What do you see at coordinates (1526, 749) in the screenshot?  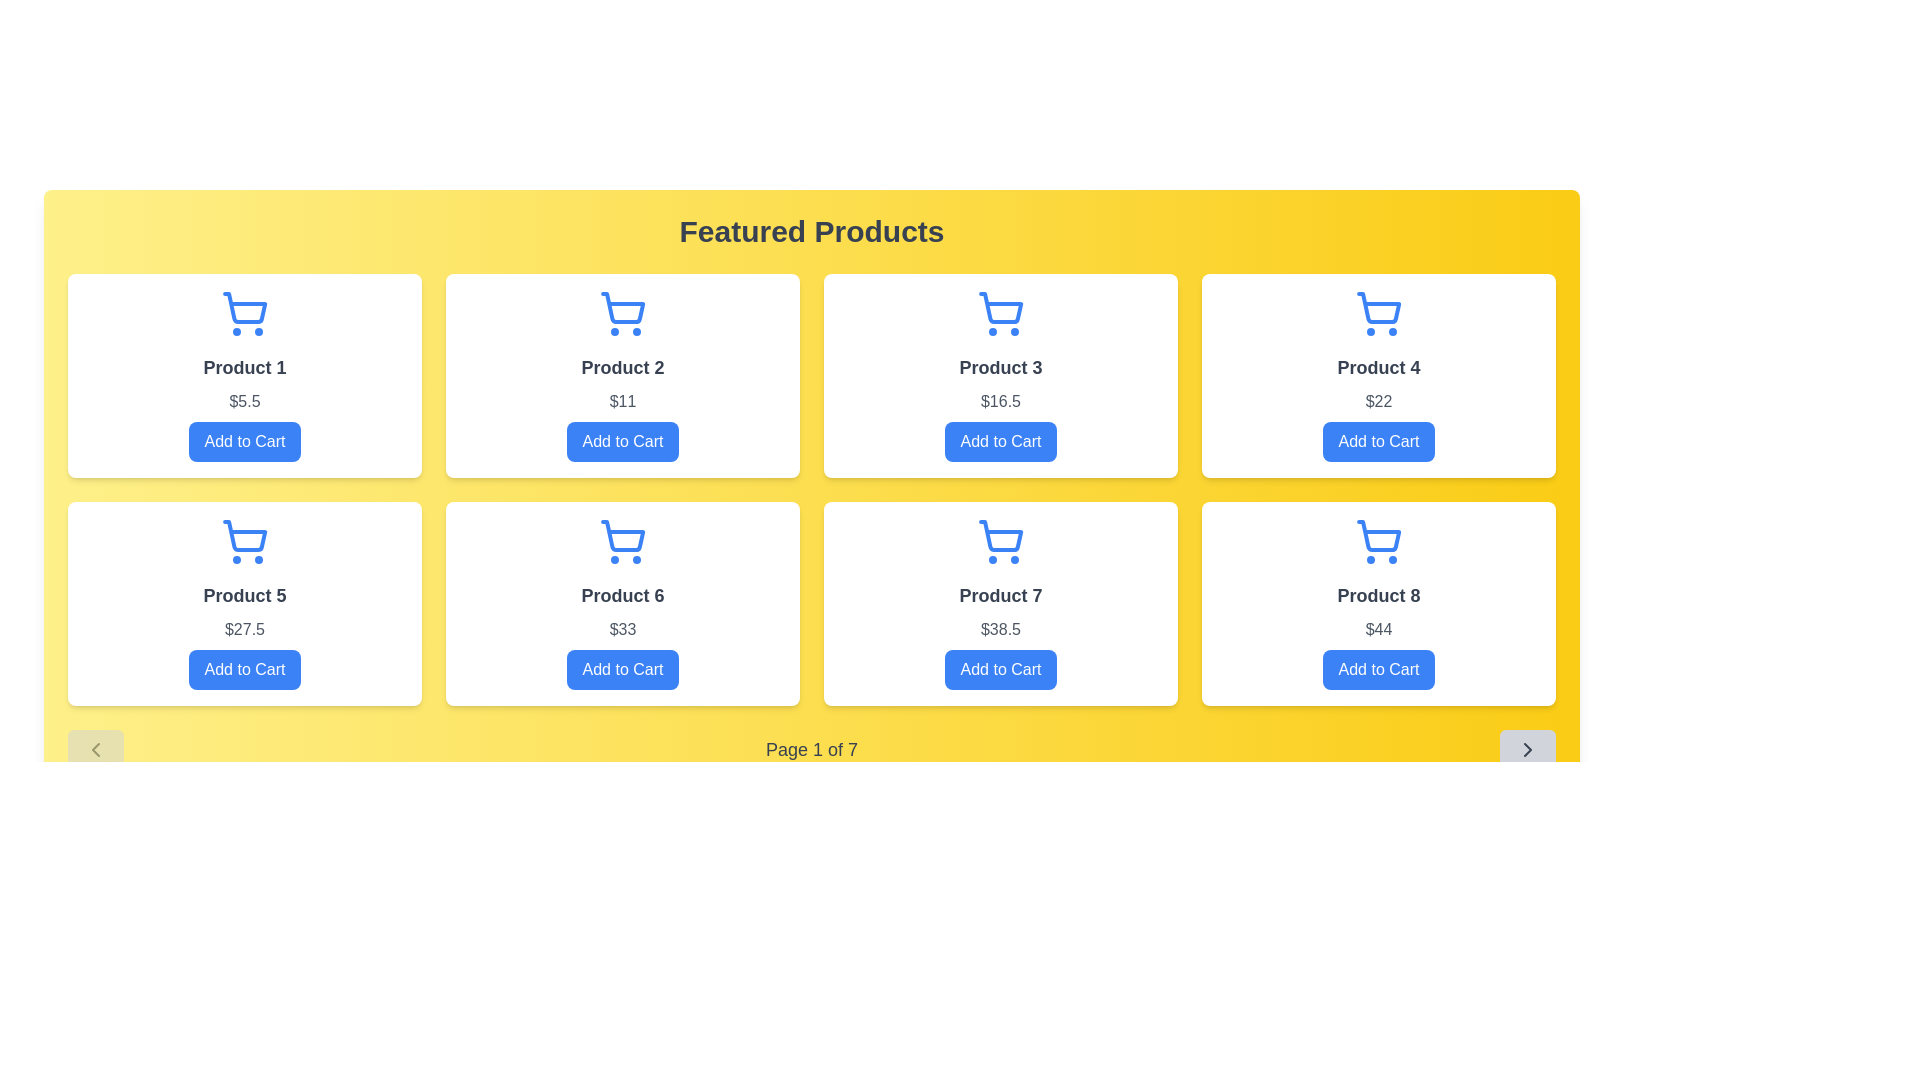 I see `the chevron right icon, which is a minimalistic dark gray outline located in a light-gray button at the bottom-right corner of the interface` at bounding box center [1526, 749].